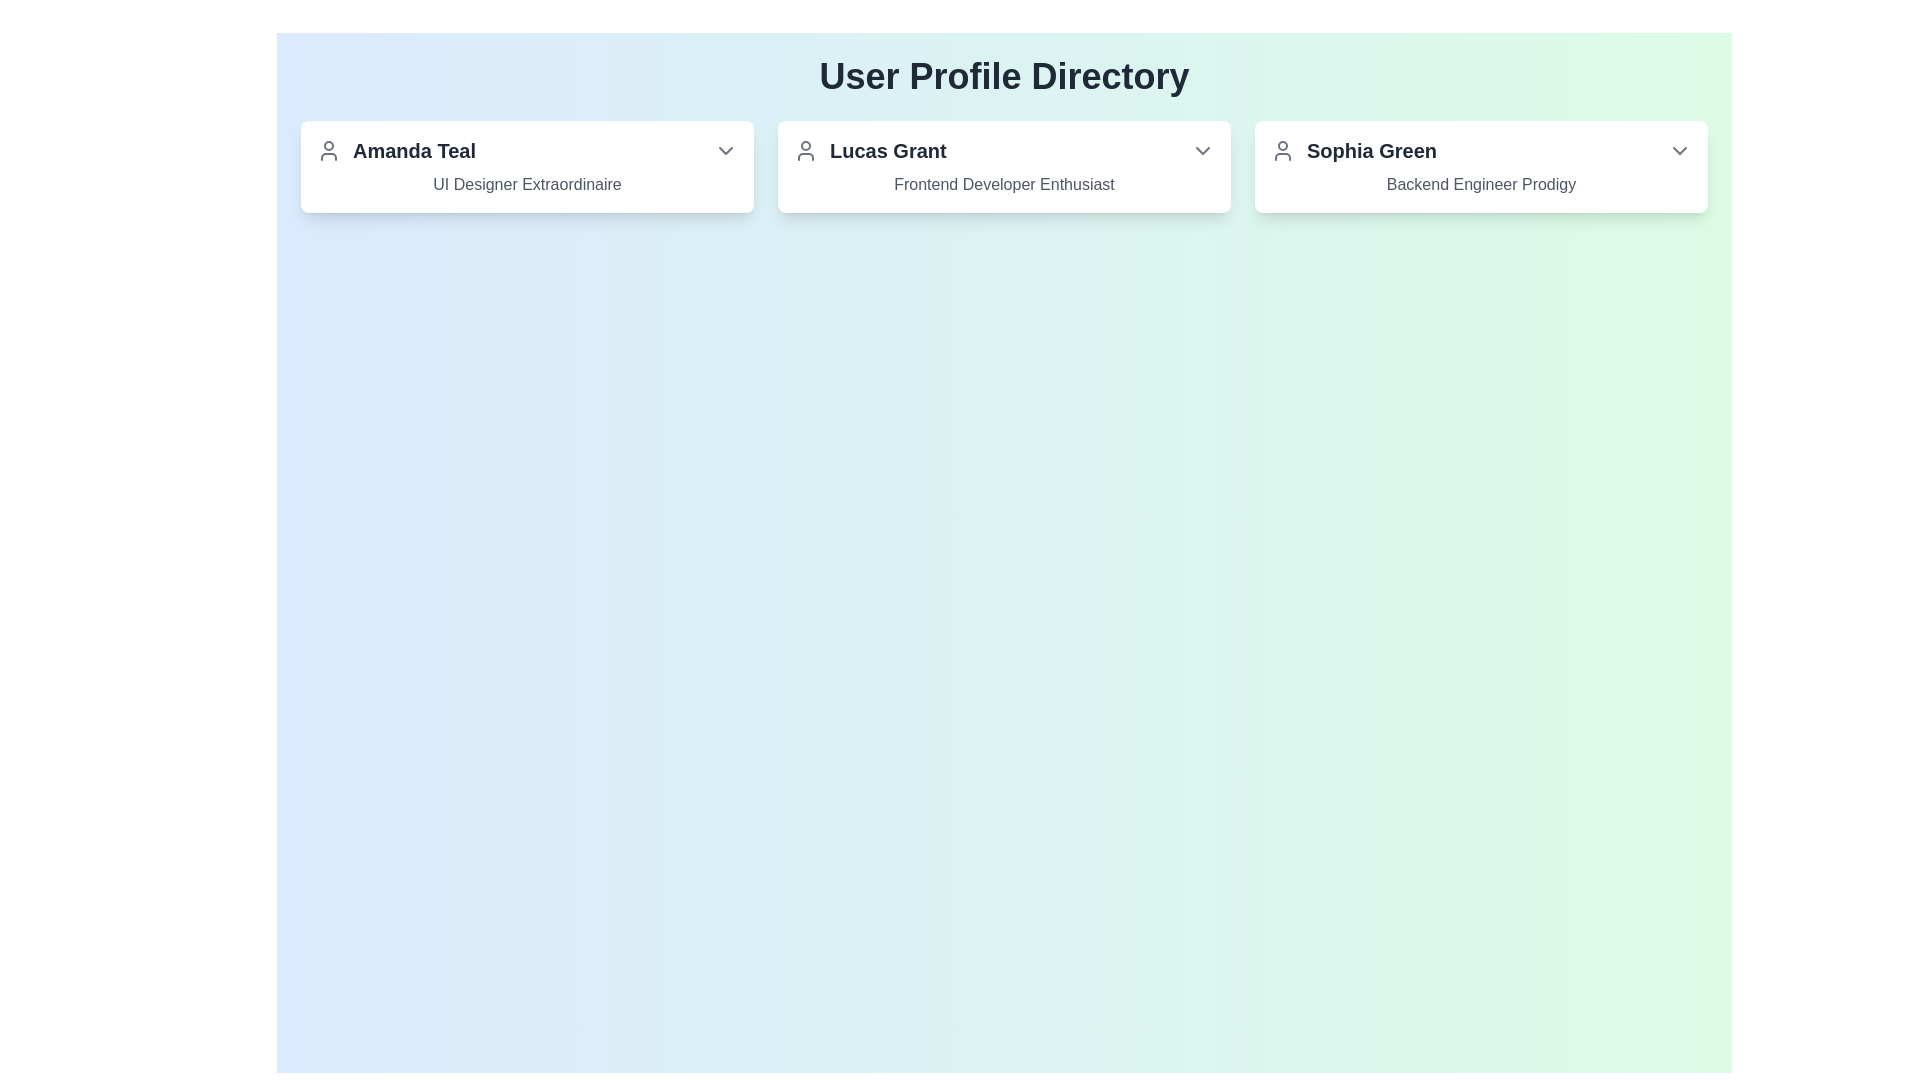 The width and height of the screenshot is (1920, 1080). I want to click on the SVG Icon representing the user's profile image for 'Lucas Grant' located at the top-left corner of the profile card, so click(806, 149).